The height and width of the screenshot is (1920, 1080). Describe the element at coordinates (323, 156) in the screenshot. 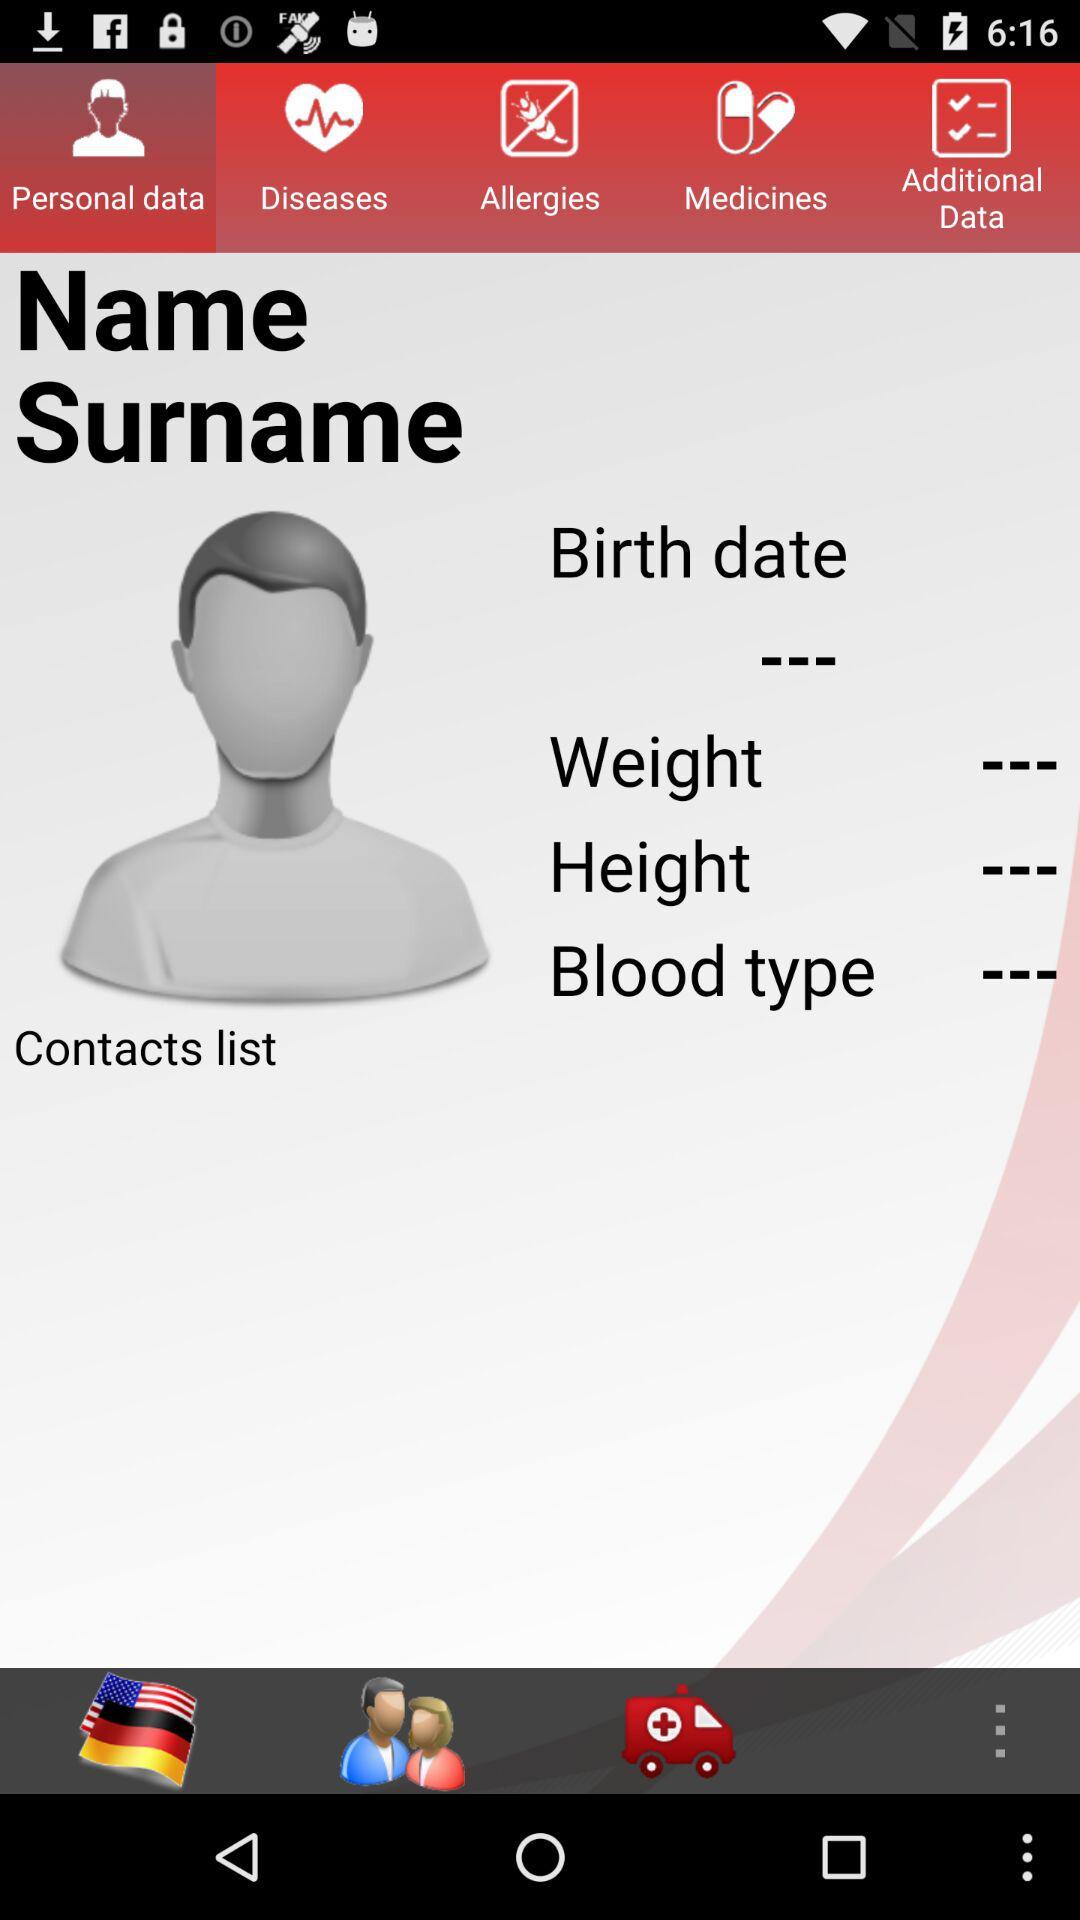

I see `icon next to allergies` at that location.